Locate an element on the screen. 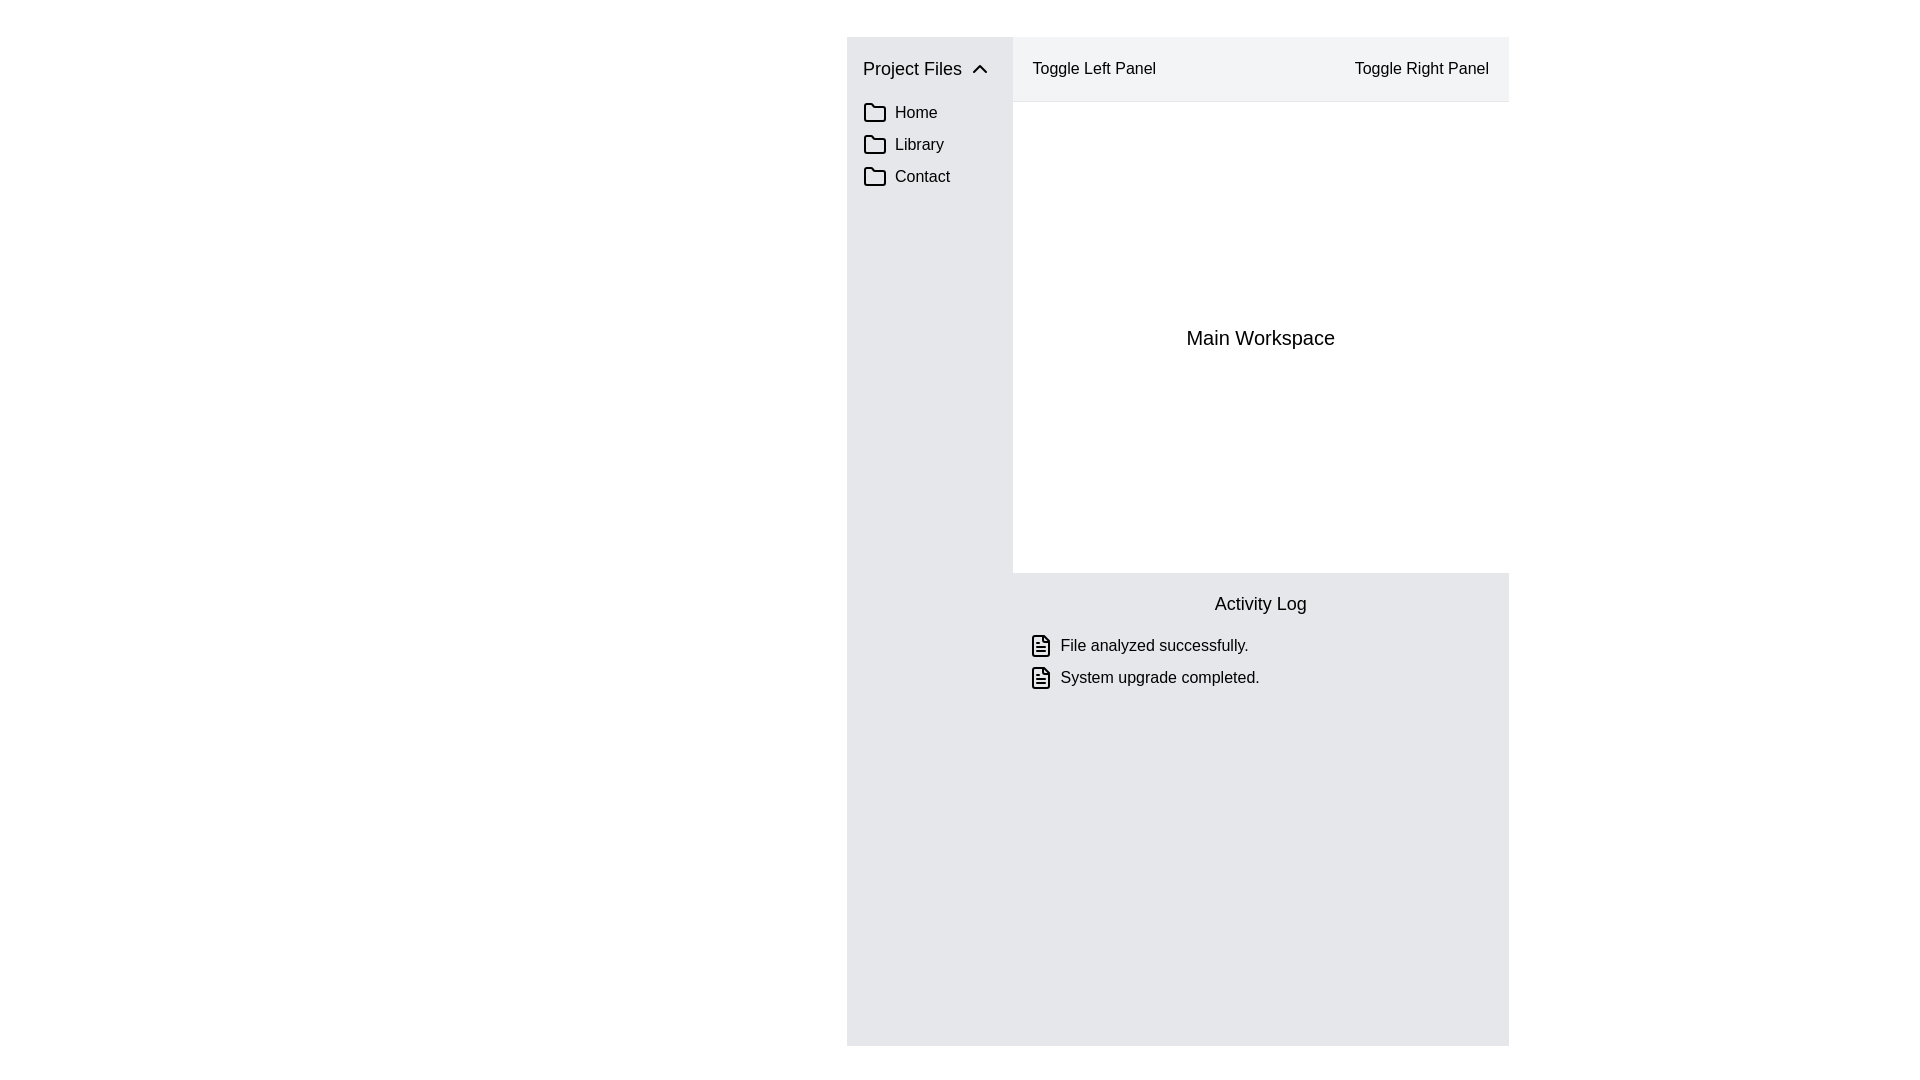 The width and height of the screenshot is (1920, 1080). the folder icon located at the top of the side navigation menu, which represents the 'Home' option is located at coordinates (874, 112).